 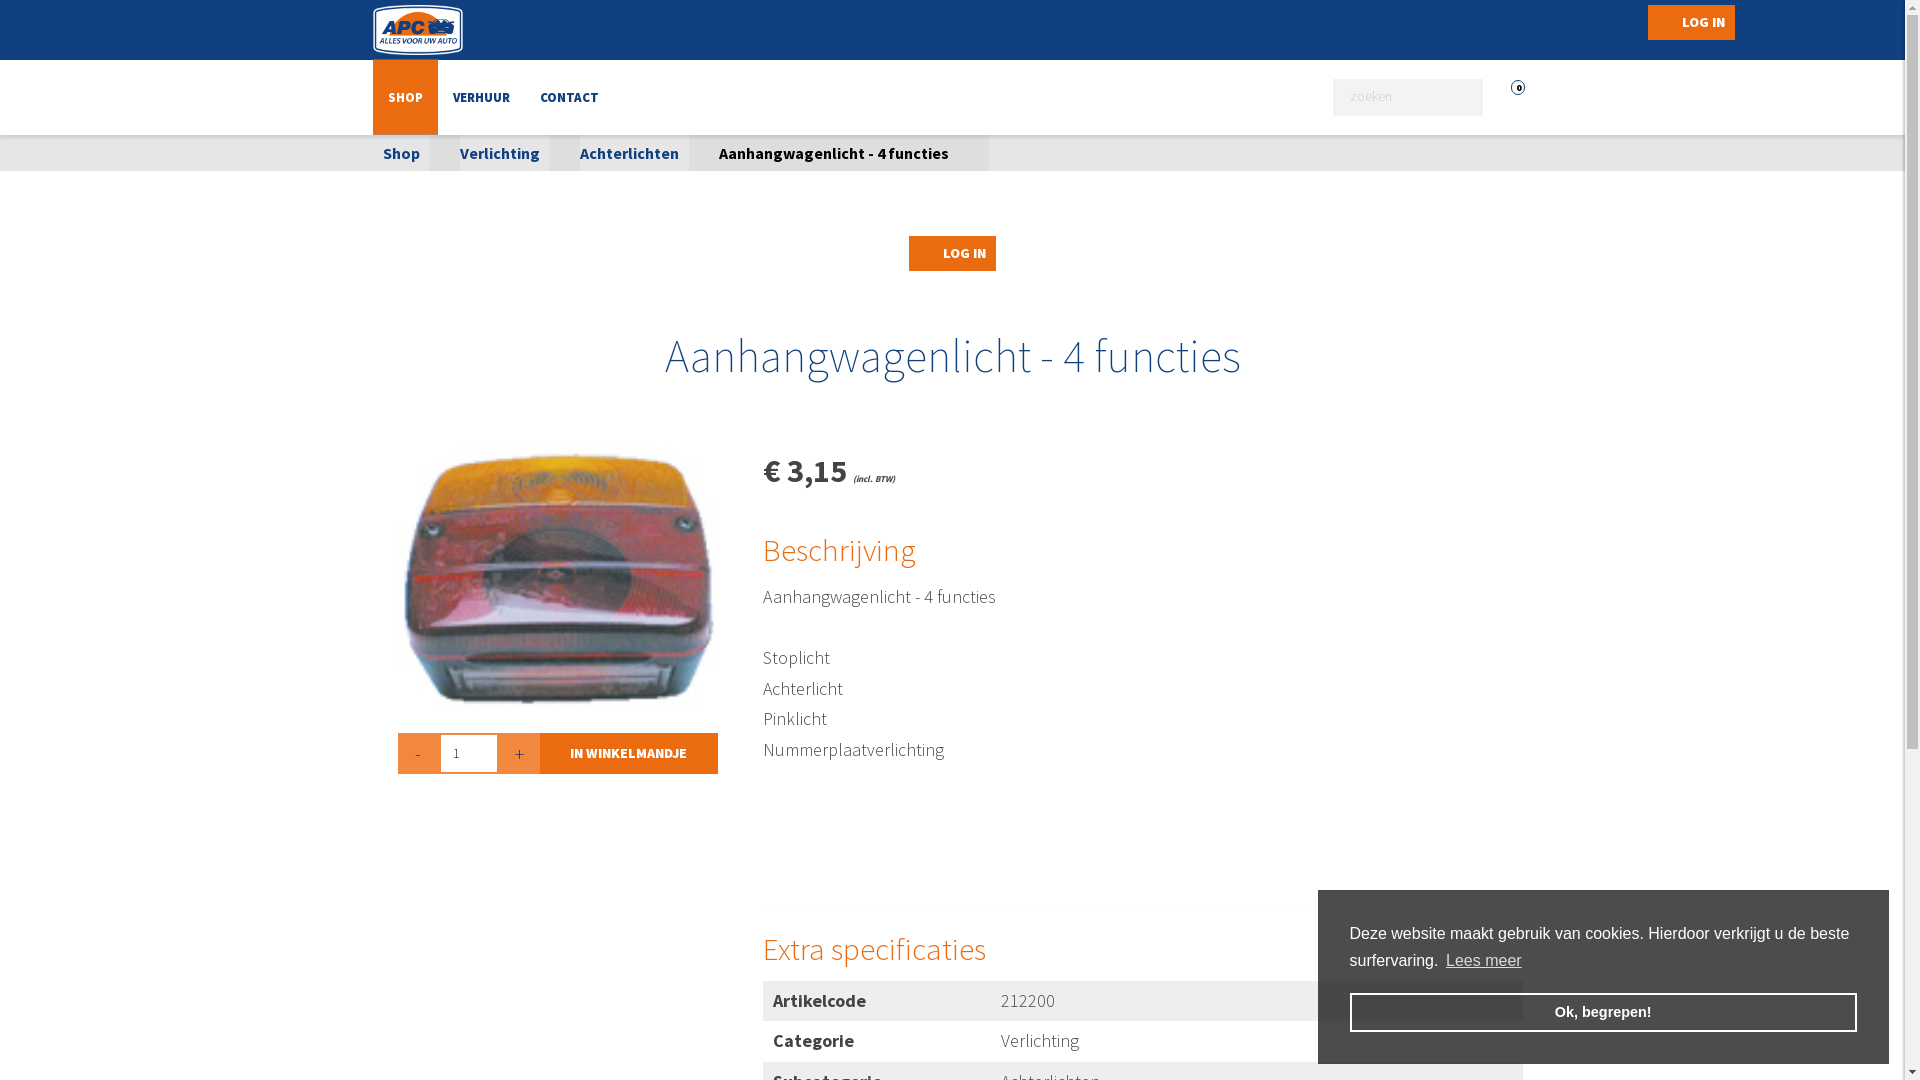 I want to click on 'VERHUUR', so click(x=481, y=97).